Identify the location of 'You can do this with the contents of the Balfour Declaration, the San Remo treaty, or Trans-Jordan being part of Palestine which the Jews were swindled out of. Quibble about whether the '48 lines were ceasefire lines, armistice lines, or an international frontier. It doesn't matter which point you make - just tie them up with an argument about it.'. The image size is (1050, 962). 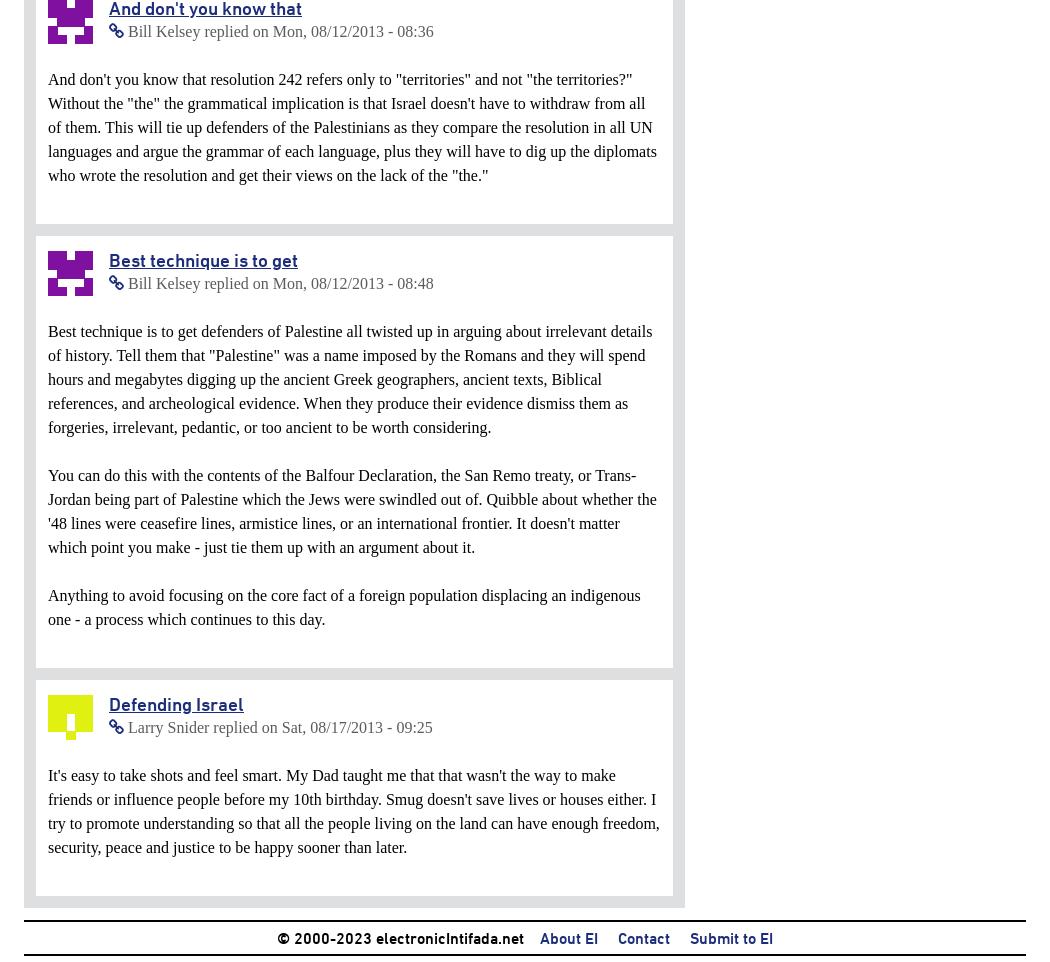
(350, 510).